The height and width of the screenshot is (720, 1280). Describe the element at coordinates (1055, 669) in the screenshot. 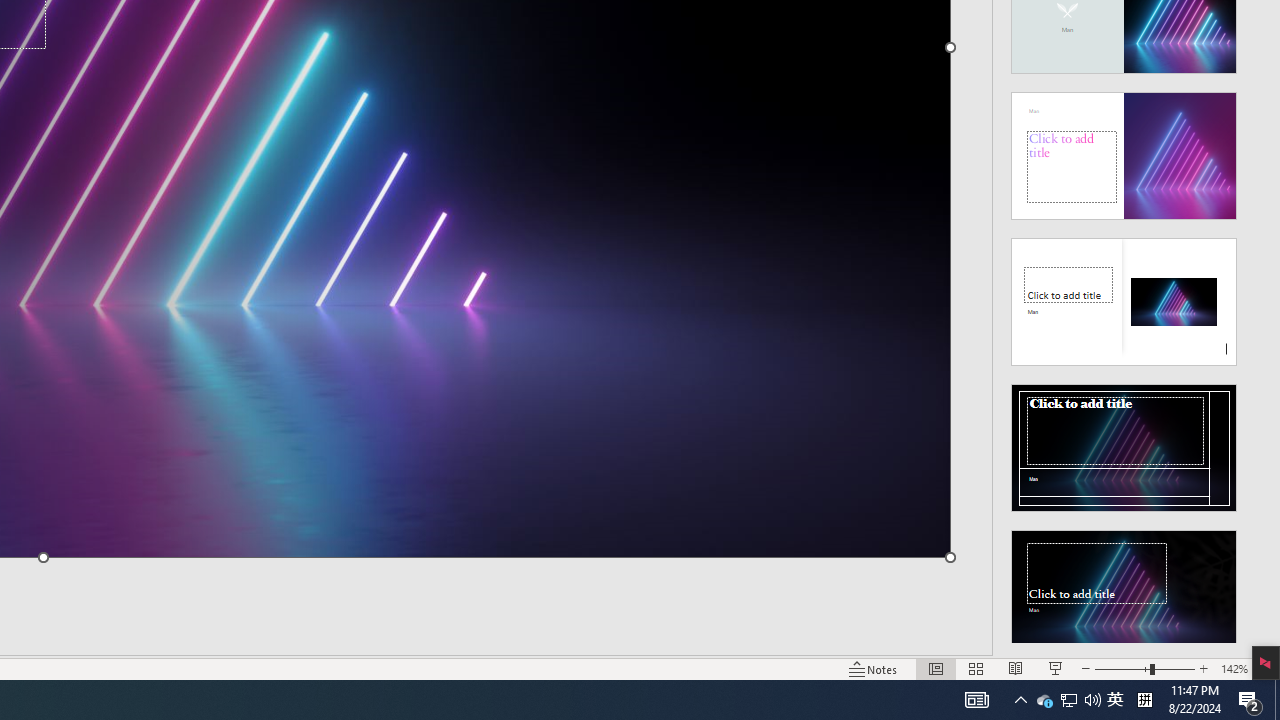

I see `'Slide Show'` at that location.